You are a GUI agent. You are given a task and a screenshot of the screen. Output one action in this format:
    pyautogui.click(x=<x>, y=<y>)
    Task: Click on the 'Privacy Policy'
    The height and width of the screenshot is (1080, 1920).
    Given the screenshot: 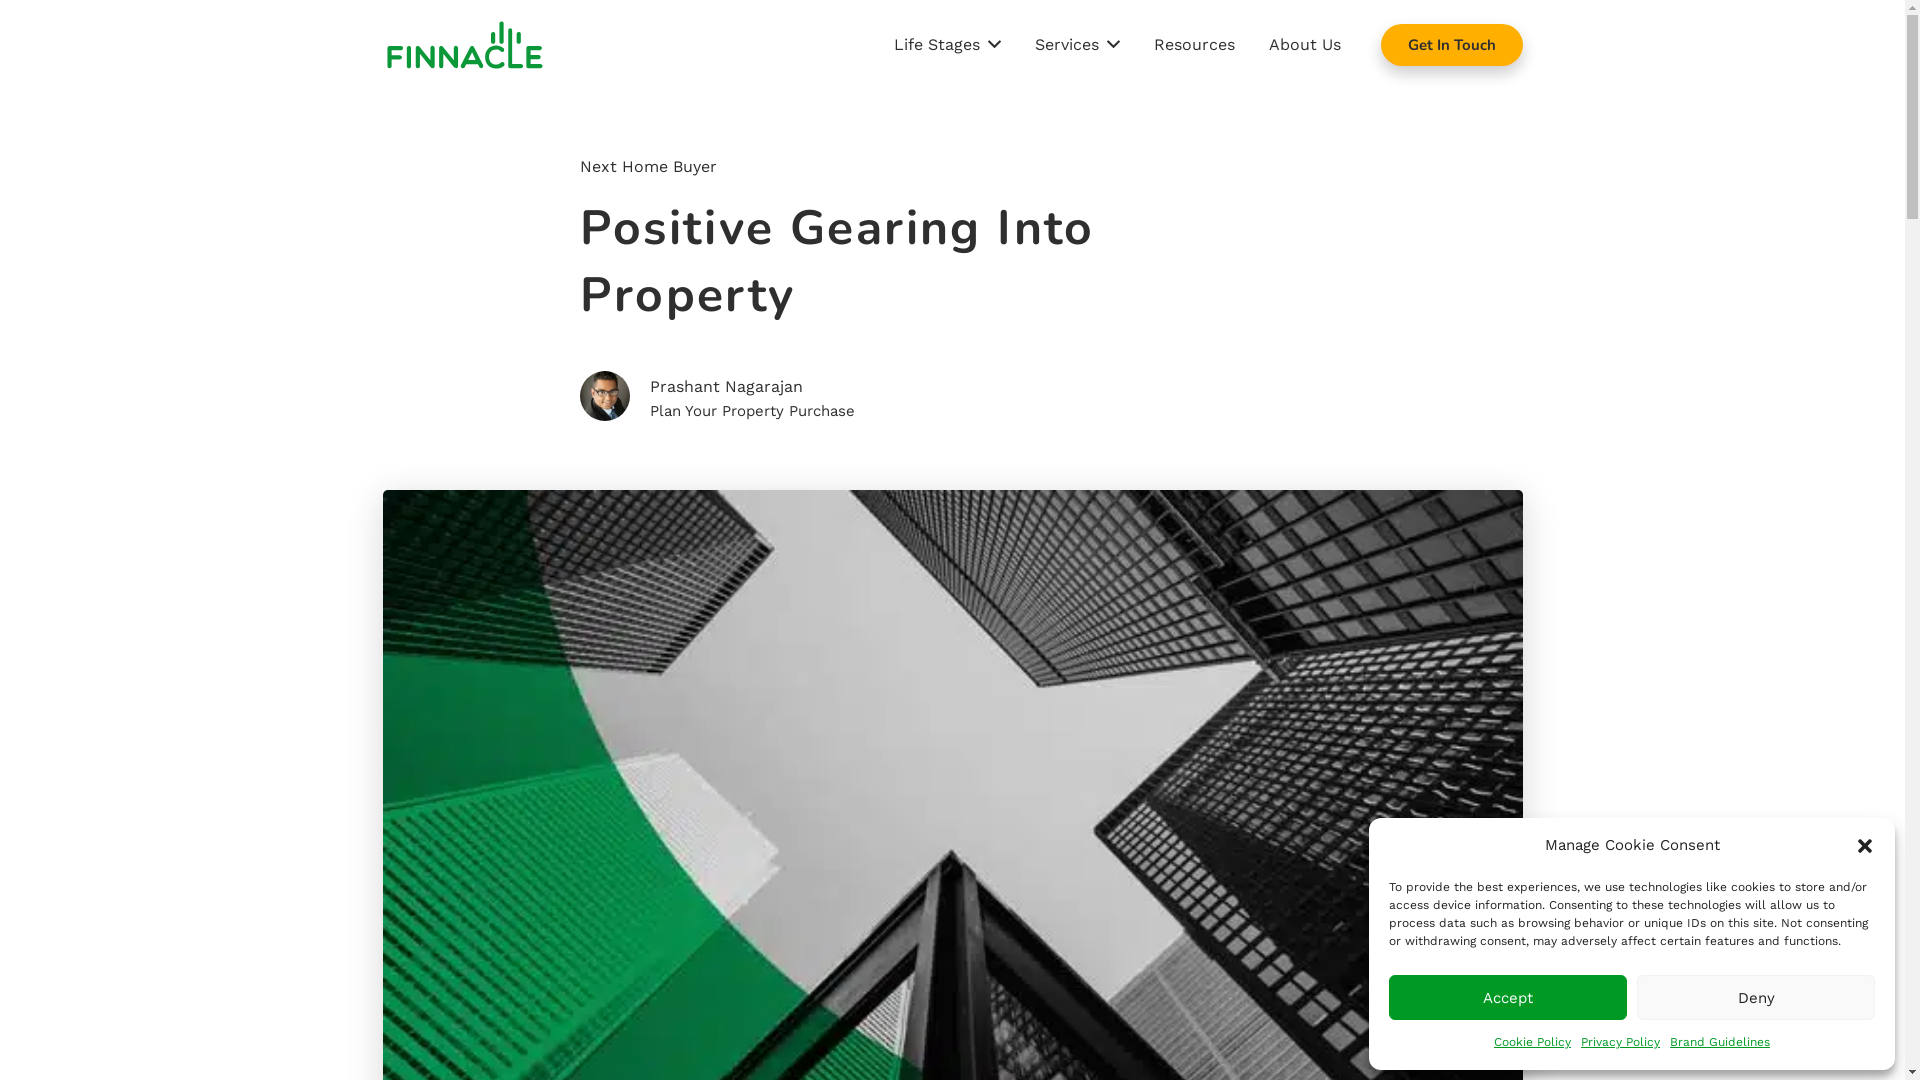 What is the action you would take?
    pyautogui.click(x=1579, y=1041)
    